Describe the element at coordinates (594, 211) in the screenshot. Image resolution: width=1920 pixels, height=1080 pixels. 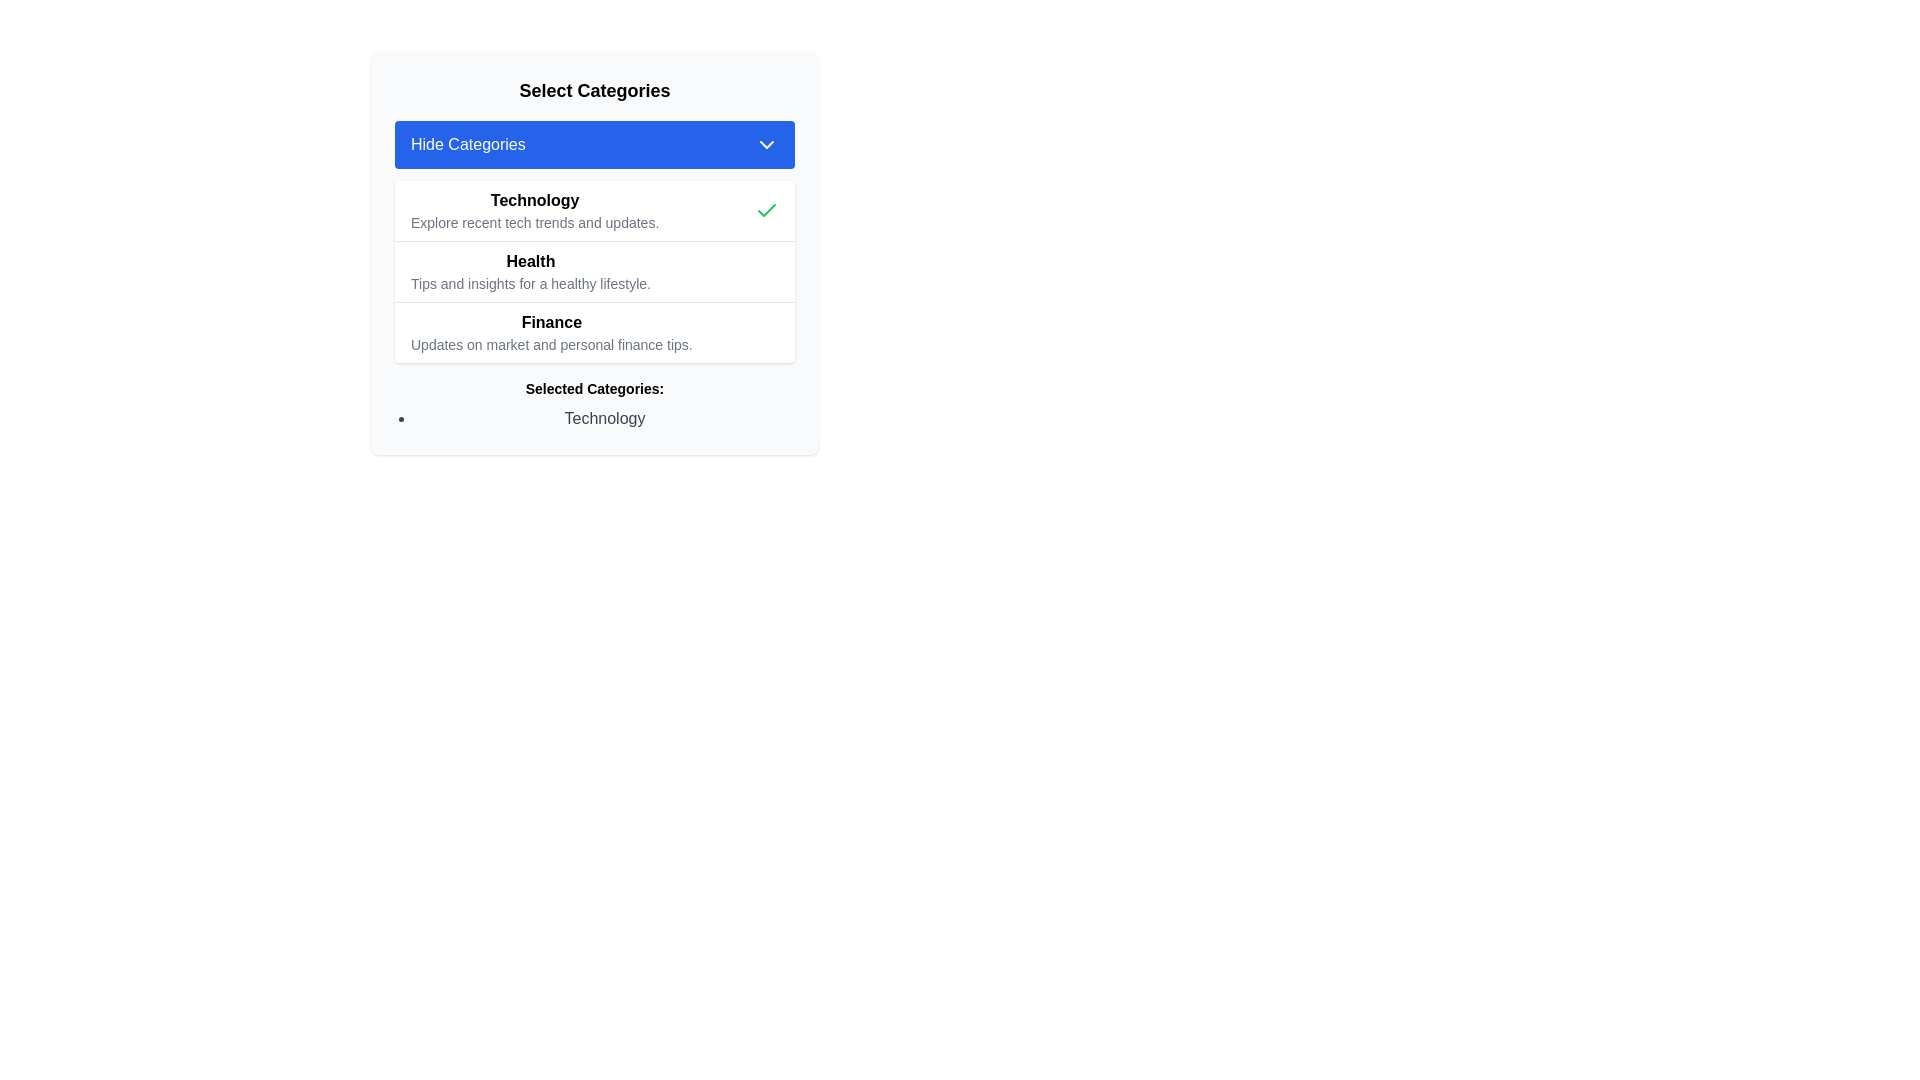
I see `the first category list item titled 'Technology' that includes a bold title and a green checkmark icon` at that location.